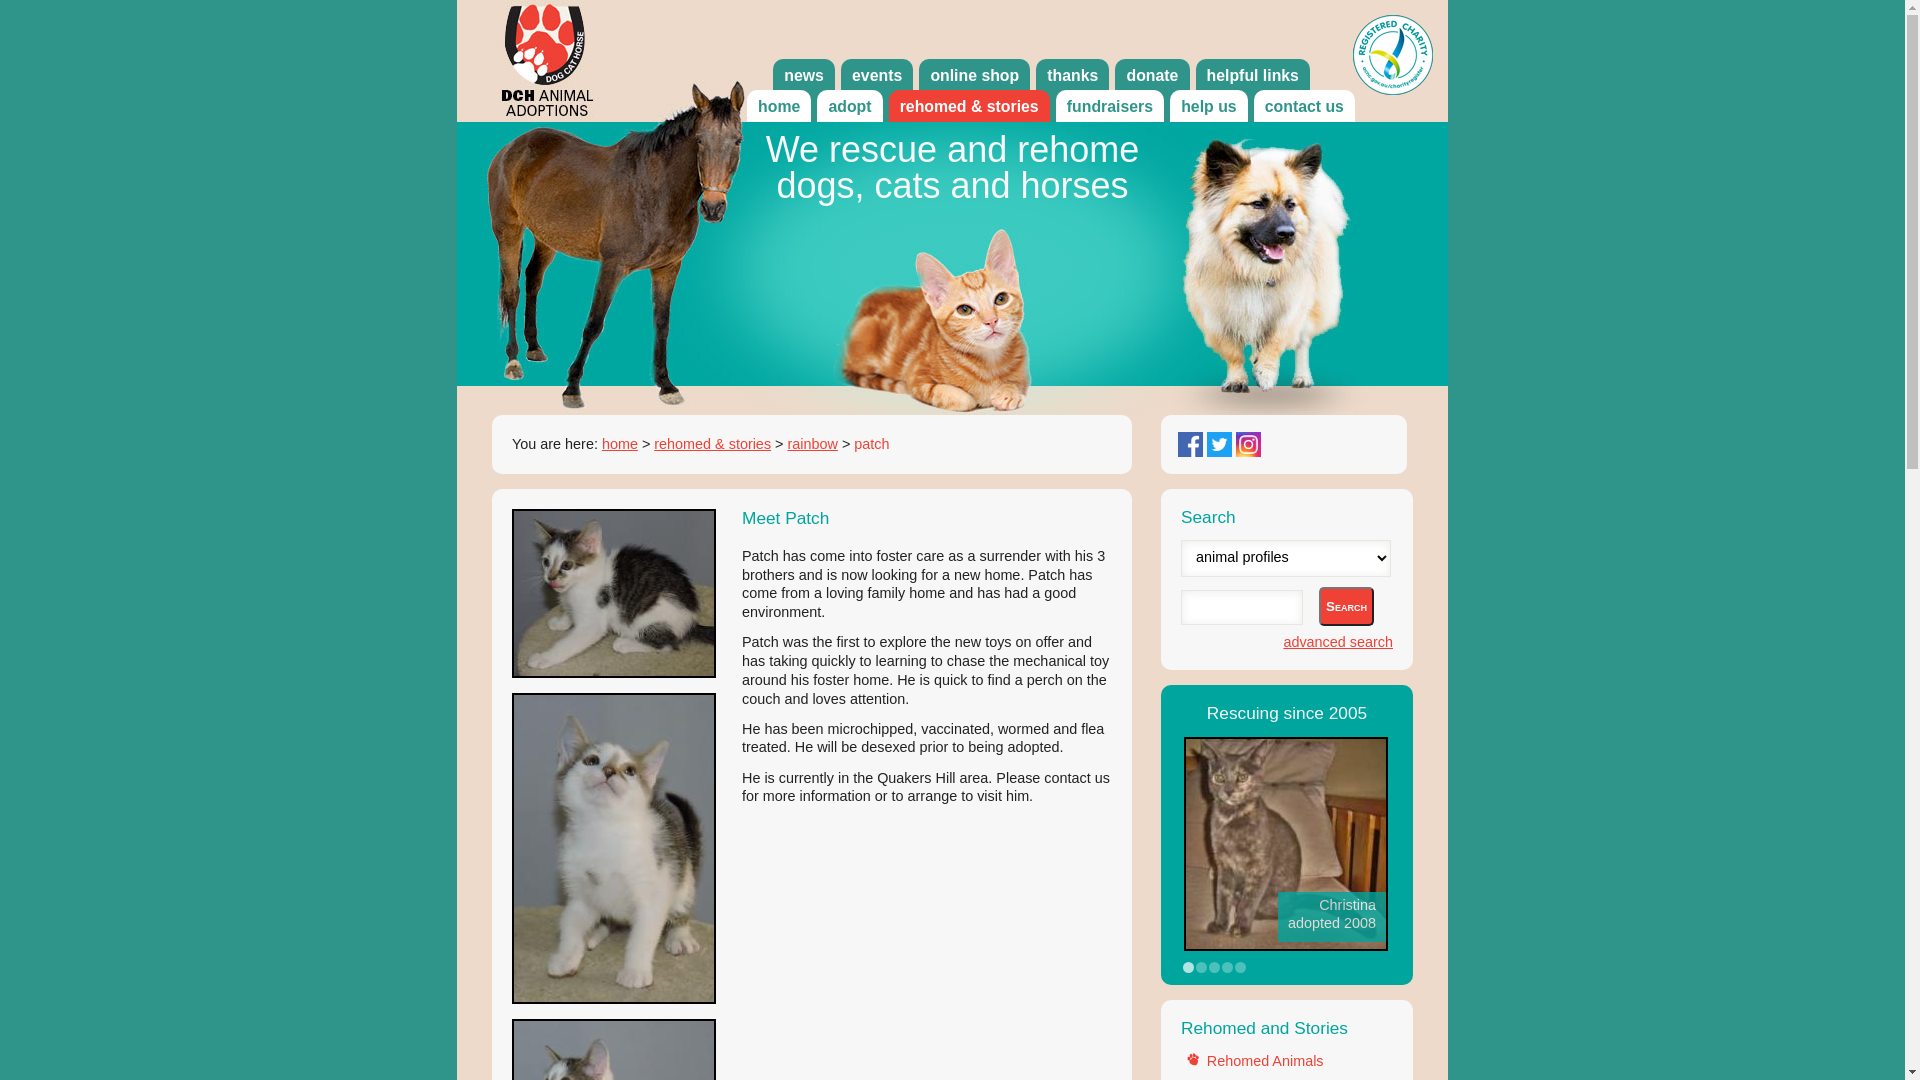 The height and width of the screenshot is (1080, 1920). What do you see at coordinates (1346, 605) in the screenshot?
I see `'Search'` at bounding box center [1346, 605].